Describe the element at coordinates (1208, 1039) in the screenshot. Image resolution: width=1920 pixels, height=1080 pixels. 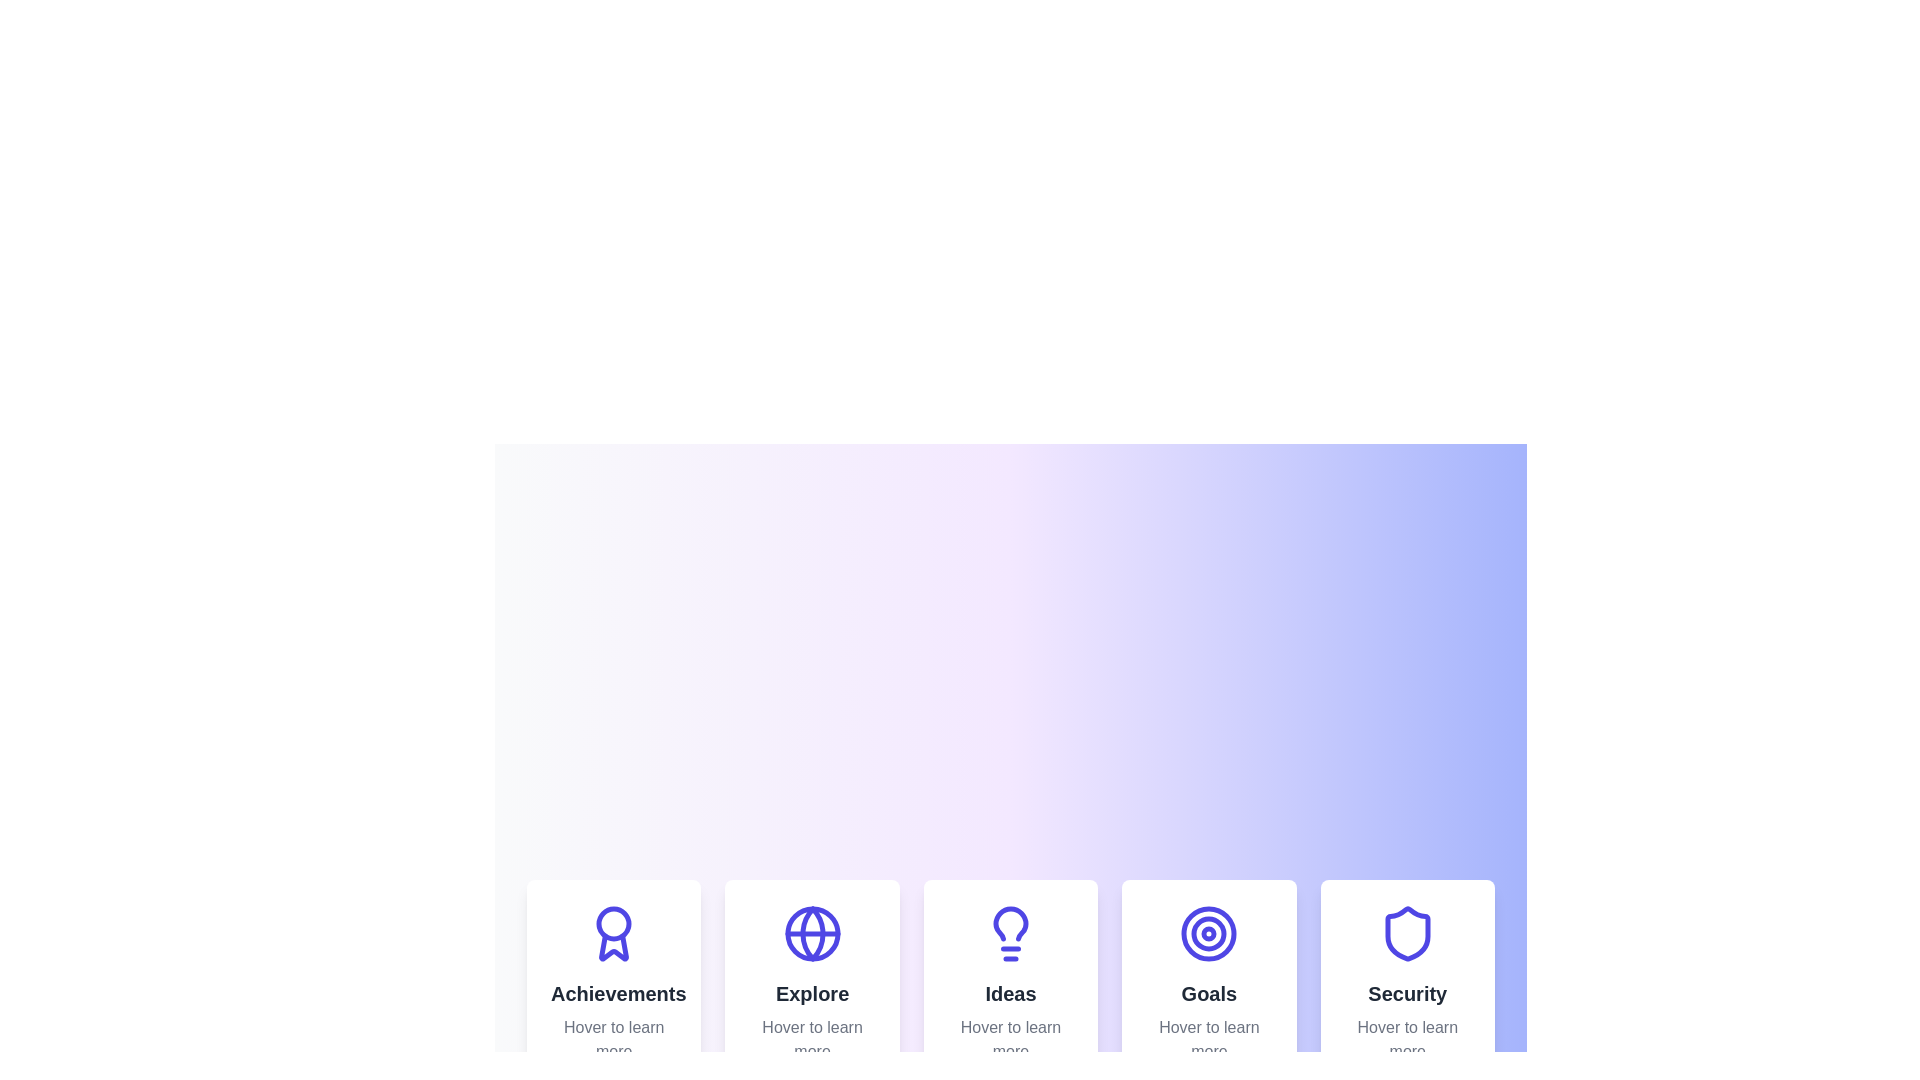
I see `the text label reading 'Hover to learn more' that is styled in gray and located below the title 'Goals' within the Goals card` at that location.